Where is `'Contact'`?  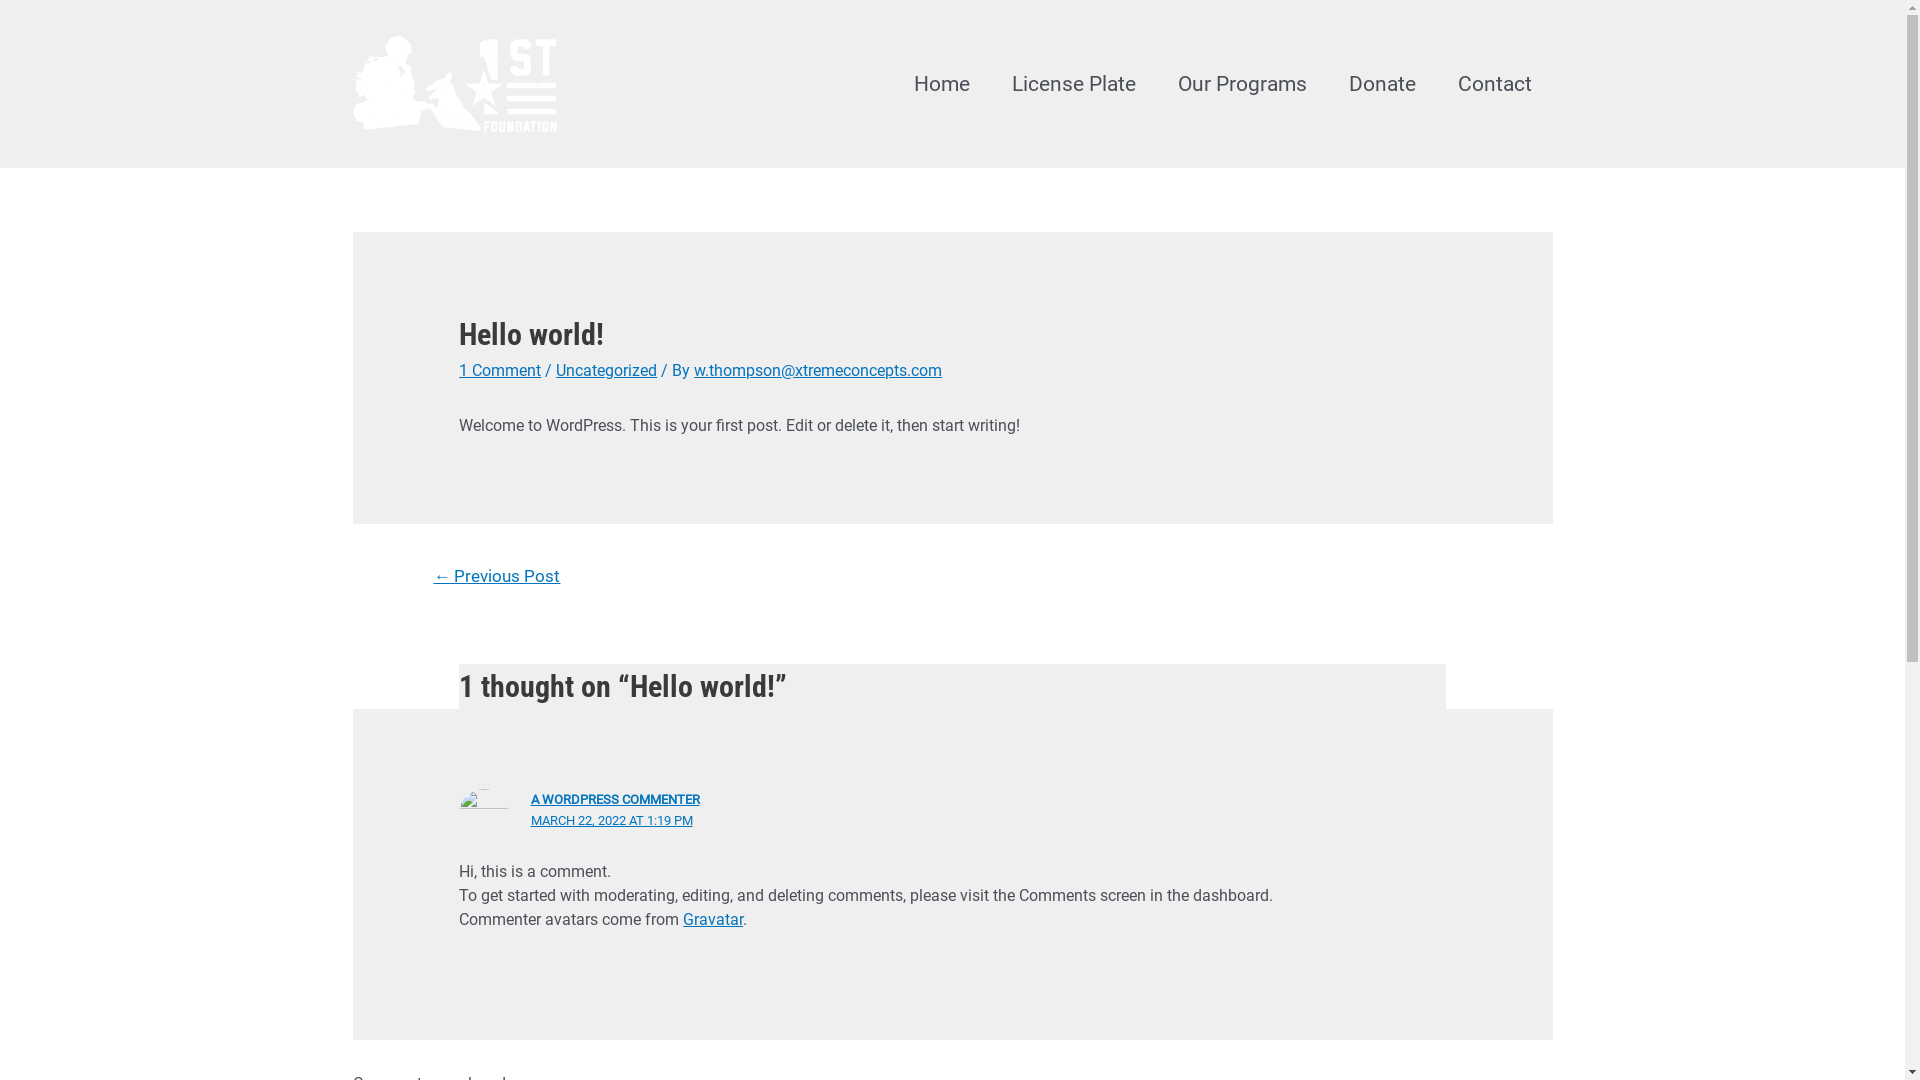 'Contact' is located at coordinates (1493, 83).